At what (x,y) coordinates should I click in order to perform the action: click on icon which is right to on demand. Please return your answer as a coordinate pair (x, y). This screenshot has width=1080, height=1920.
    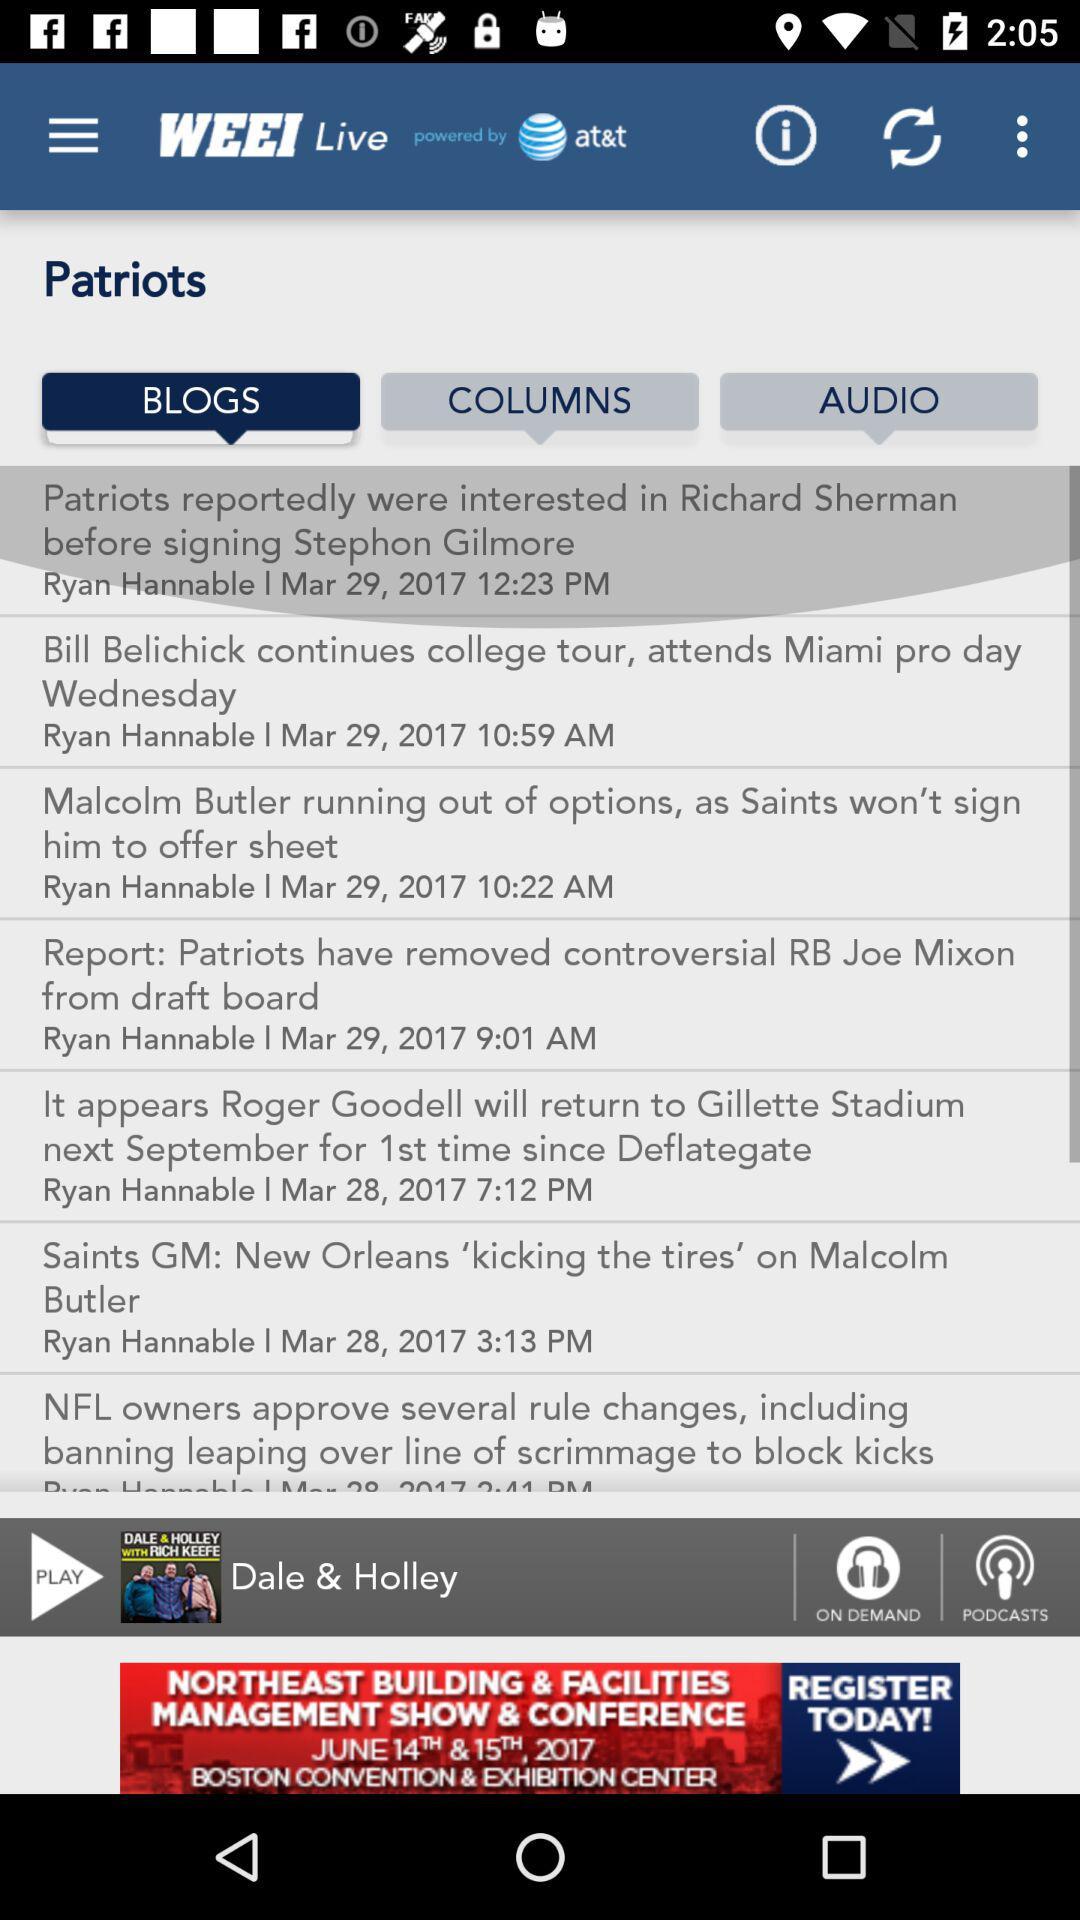
    Looking at the image, I should click on (1010, 1576).